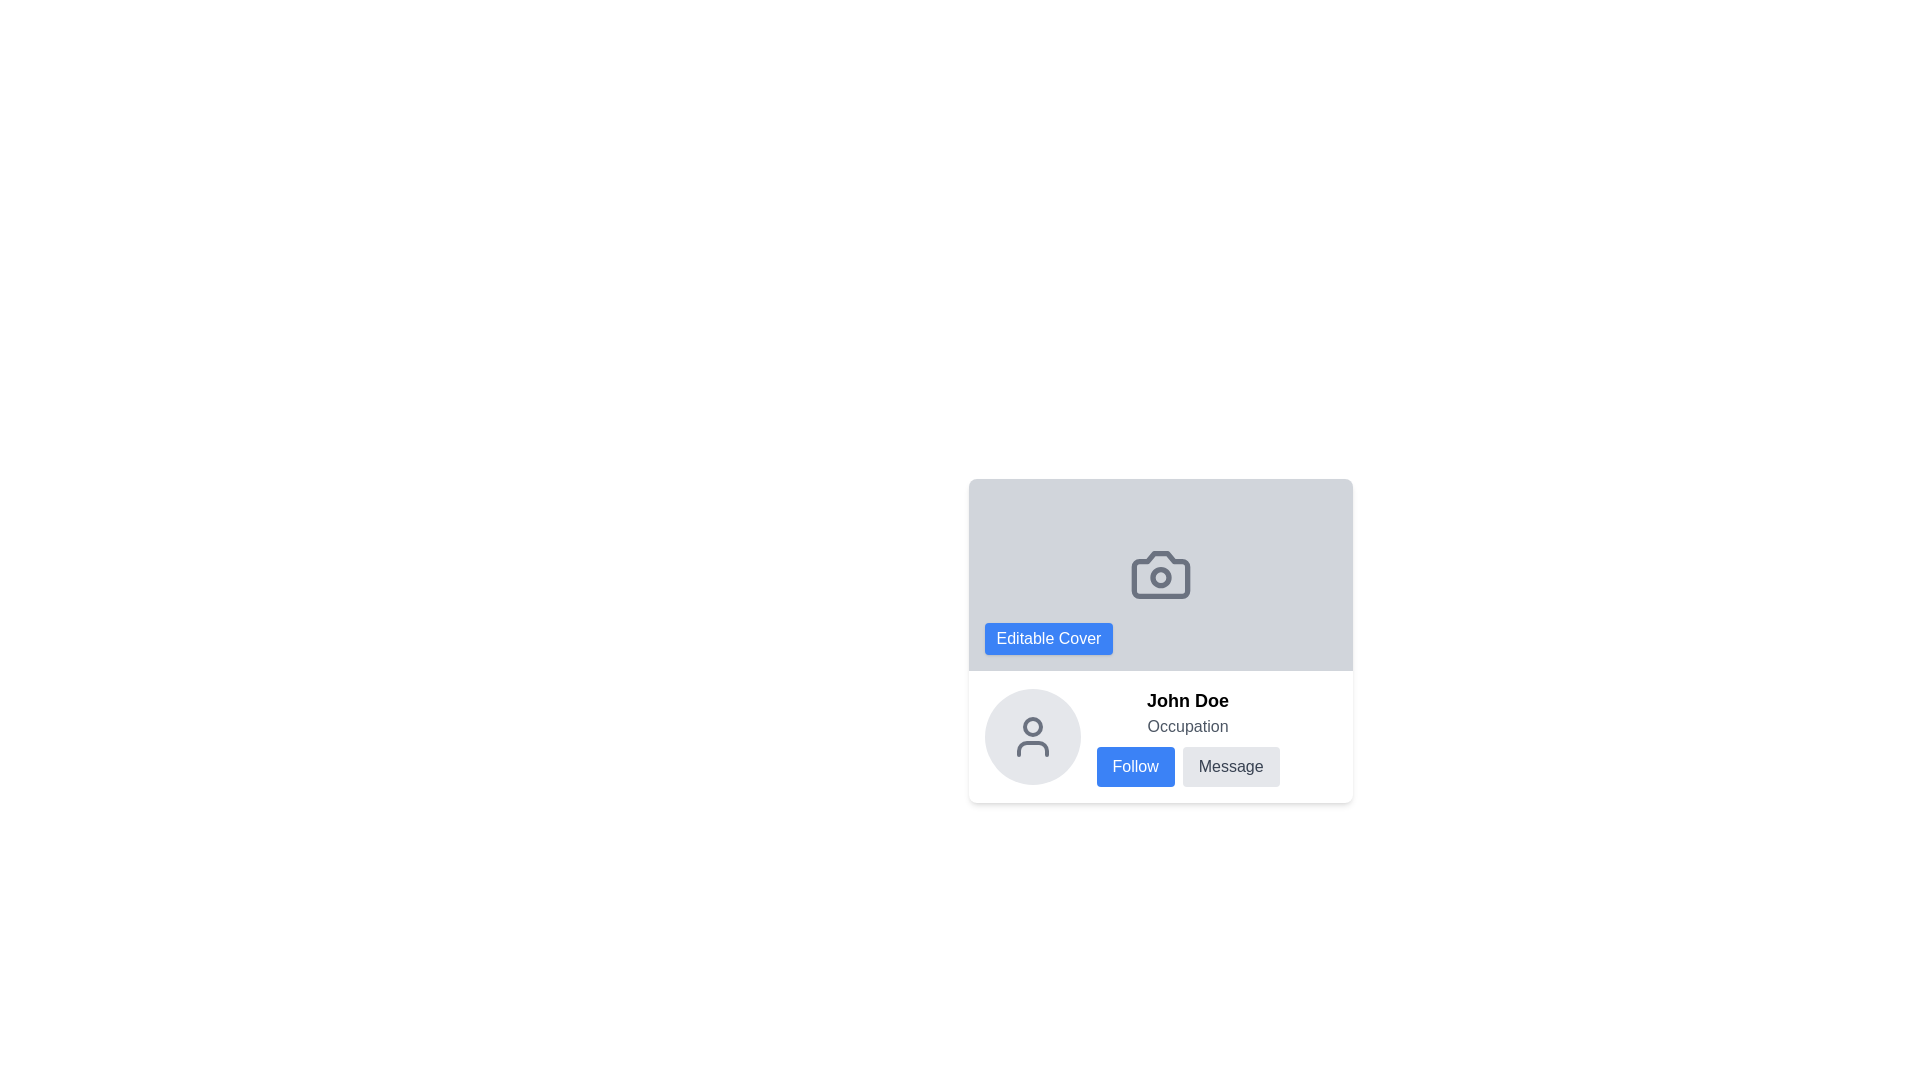 This screenshot has width=1920, height=1080. I want to click on the circular head part of the user avatar icon located at the top-center of the profile picture area, so click(1032, 726).